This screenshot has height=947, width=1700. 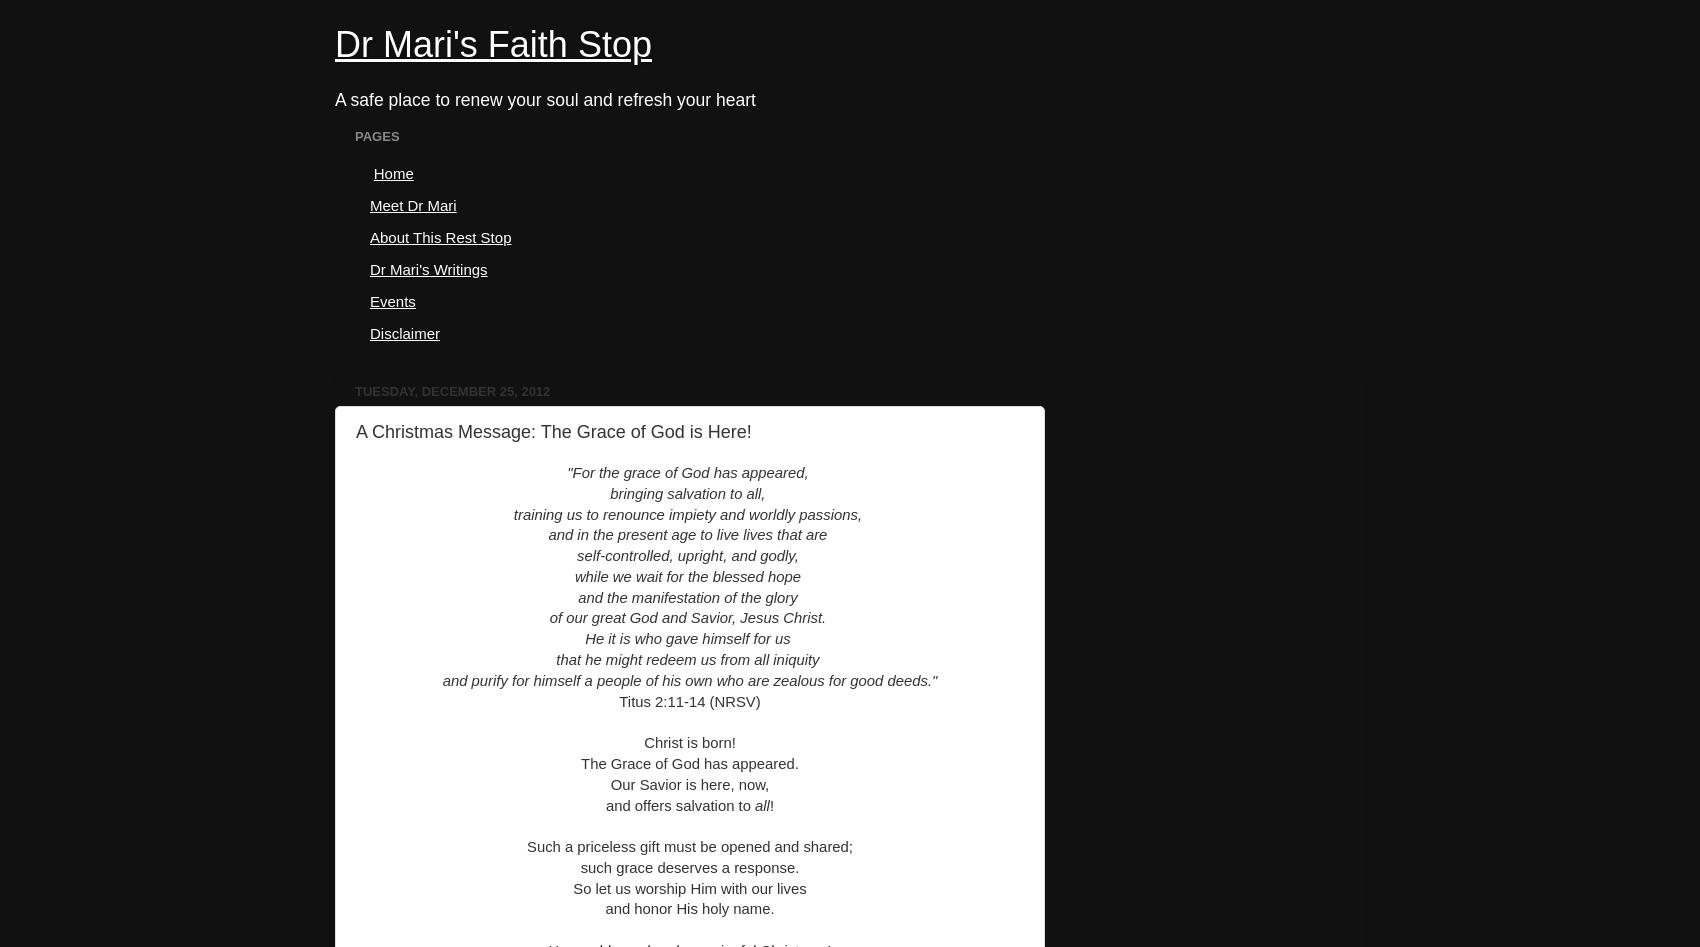 I want to click on 'Meet Dr Mari', so click(x=411, y=204).